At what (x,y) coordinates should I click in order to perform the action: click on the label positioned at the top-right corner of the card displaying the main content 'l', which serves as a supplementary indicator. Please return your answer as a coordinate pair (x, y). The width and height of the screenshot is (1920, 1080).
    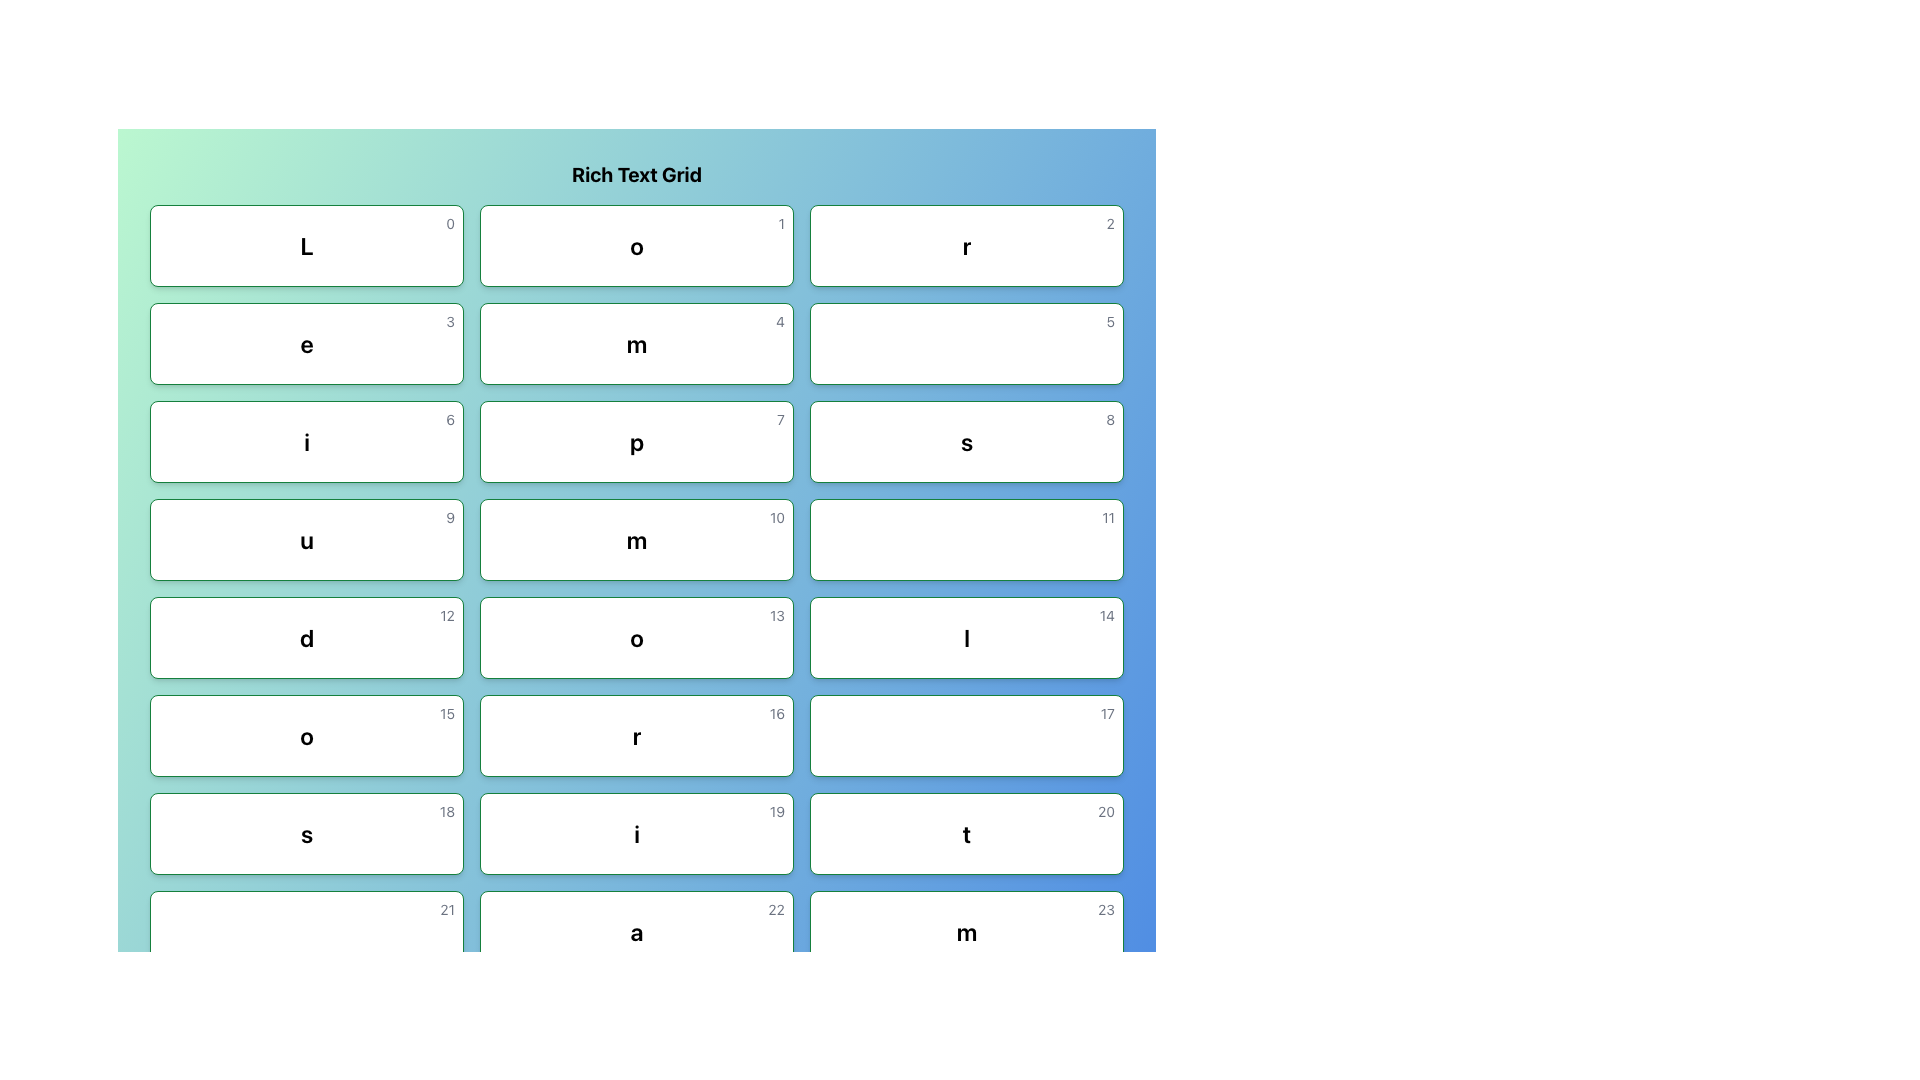
    Looking at the image, I should click on (1106, 615).